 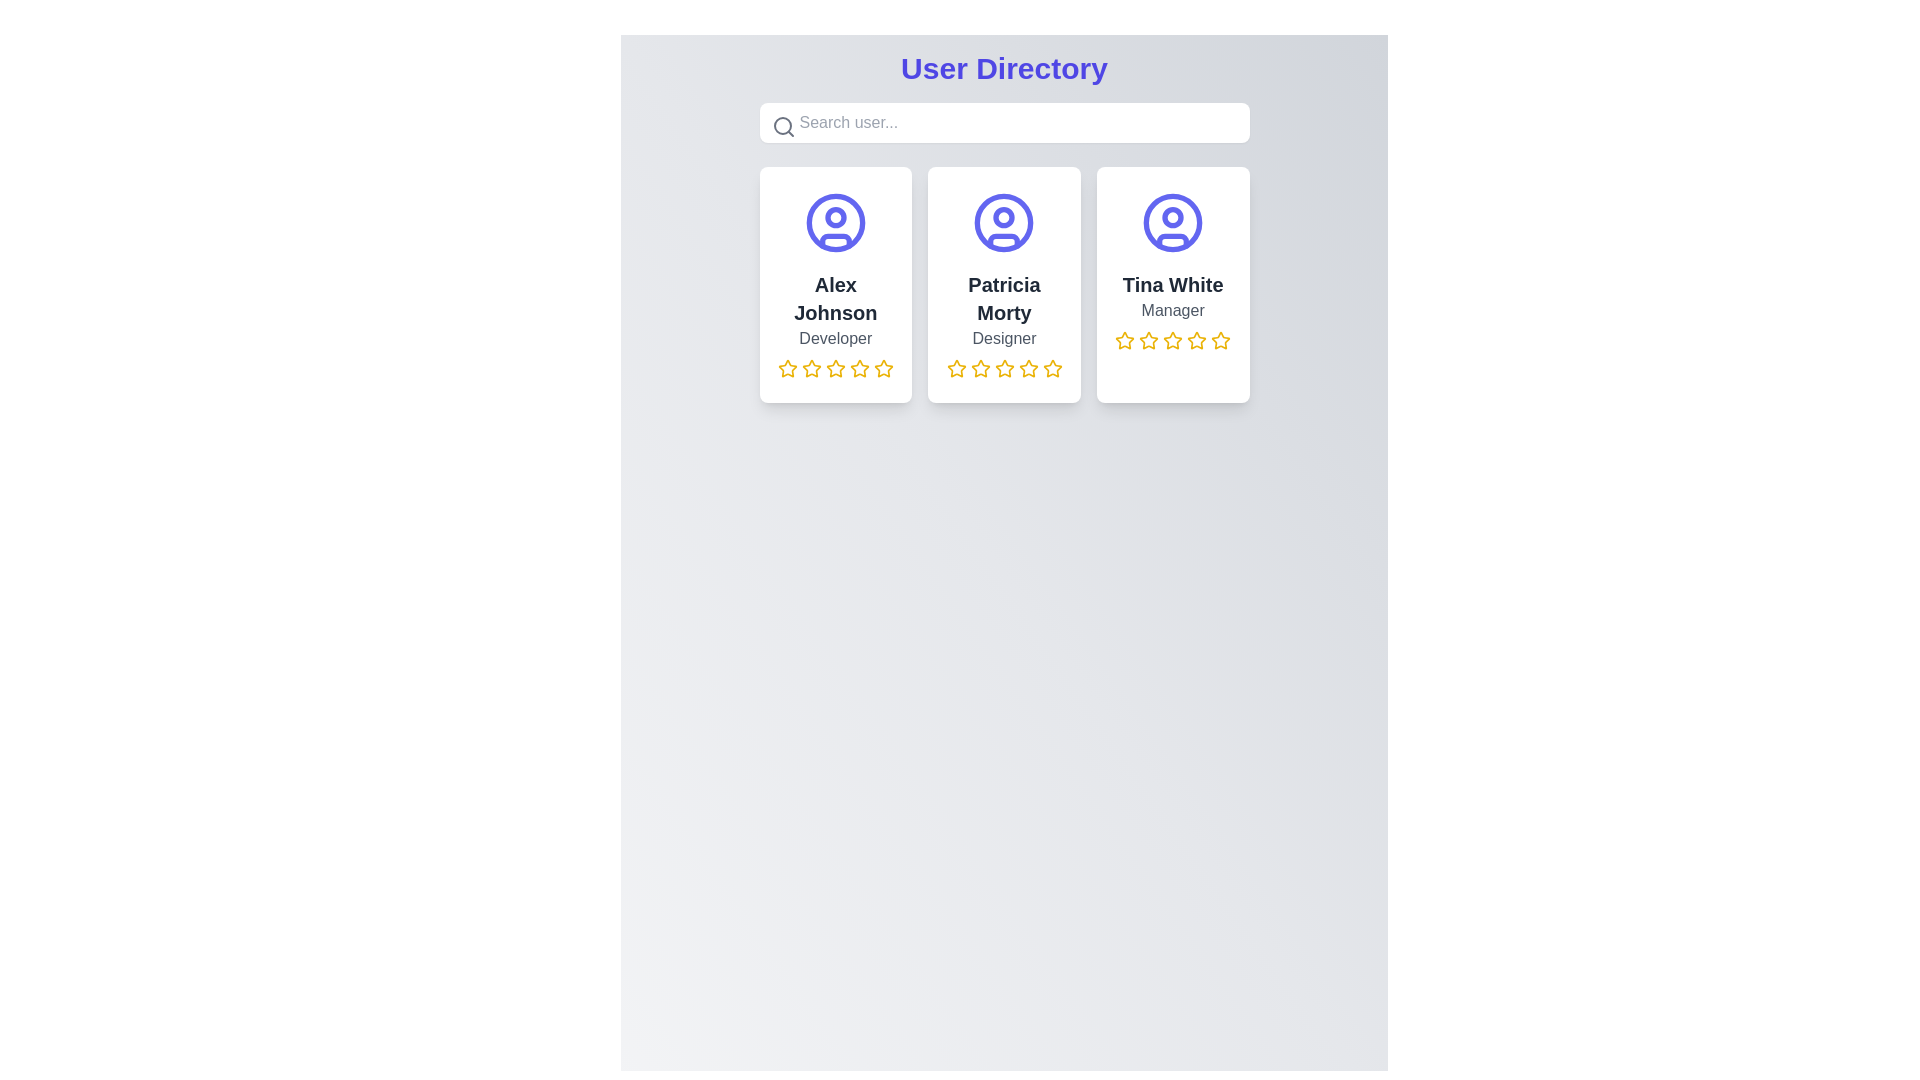 What do you see at coordinates (835, 369) in the screenshot?
I see `the fourth yellow star-shaped rating button under the card for user 'Alex Johnson' in the 'User Directory' interface to rate it` at bounding box center [835, 369].